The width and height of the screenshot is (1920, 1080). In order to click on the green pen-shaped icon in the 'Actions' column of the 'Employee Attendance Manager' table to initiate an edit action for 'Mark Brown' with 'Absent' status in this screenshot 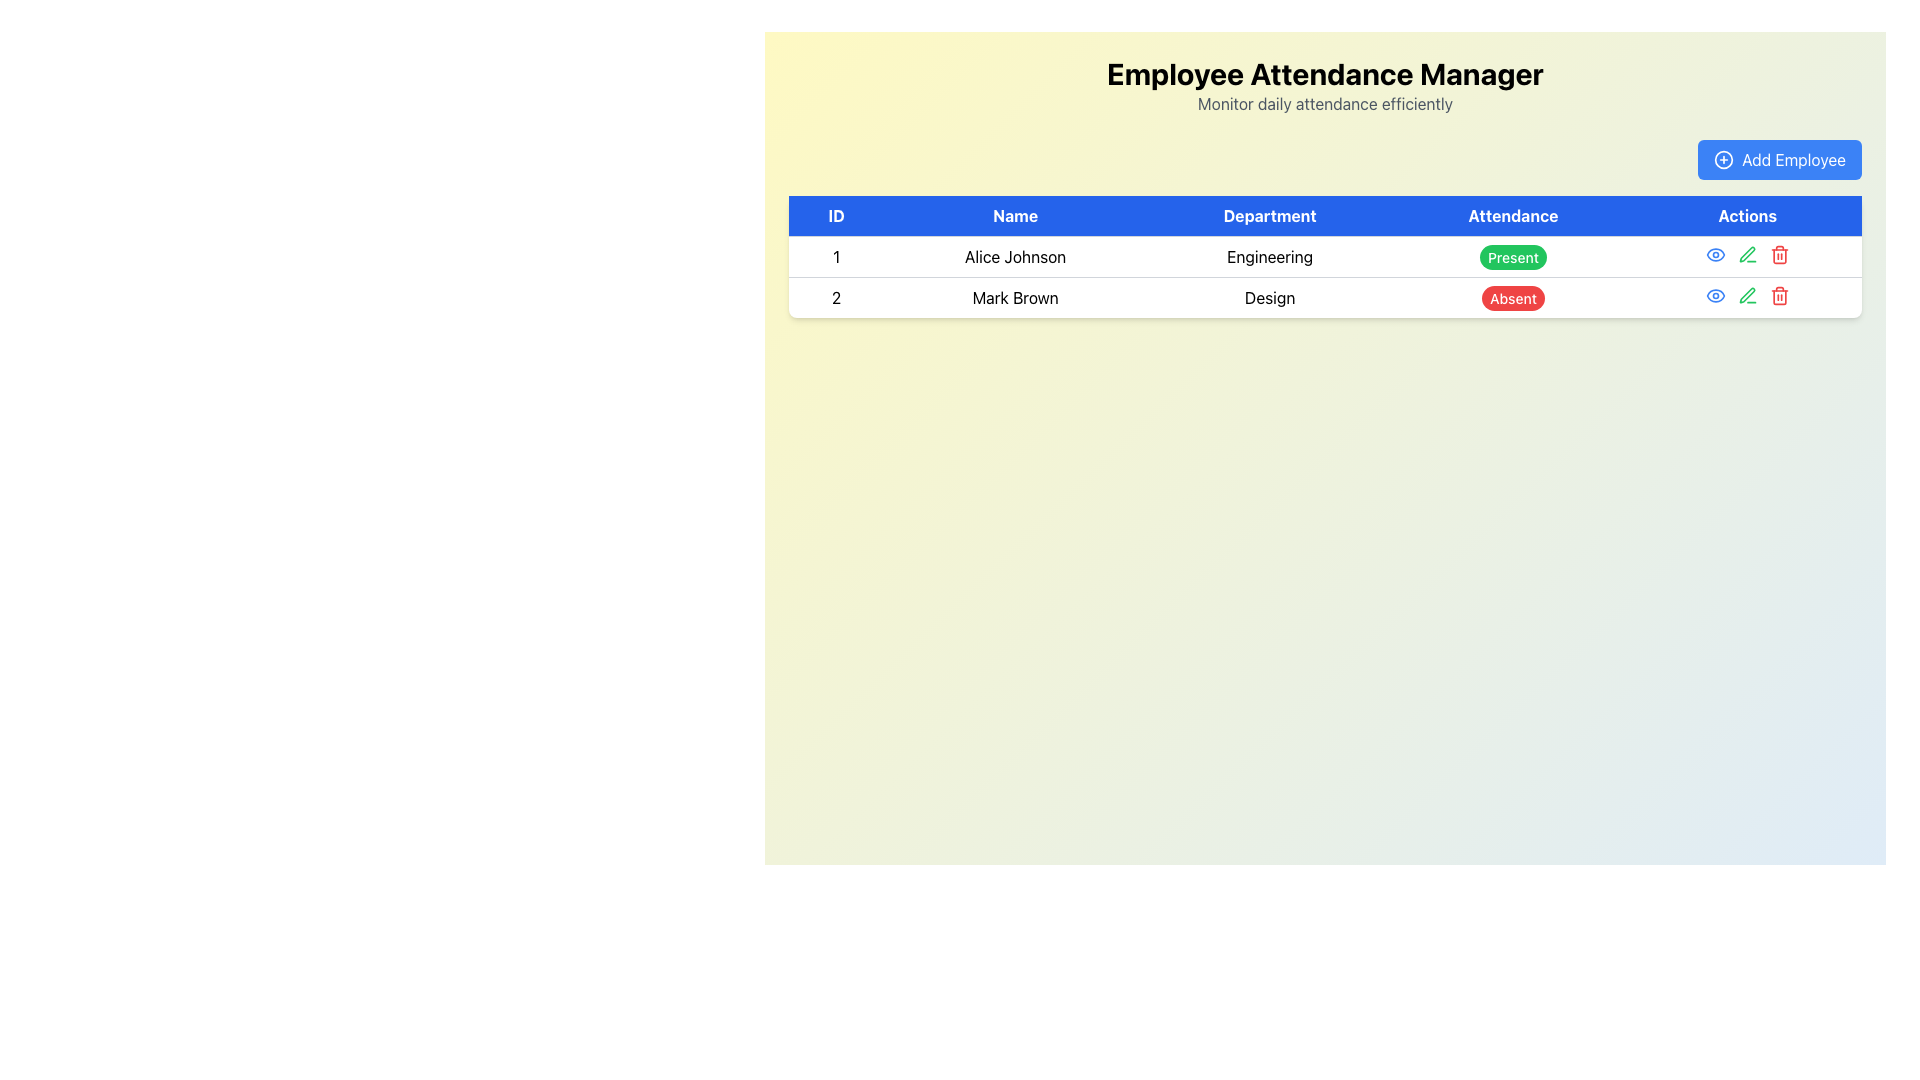, I will do `click(1746, 253)`.